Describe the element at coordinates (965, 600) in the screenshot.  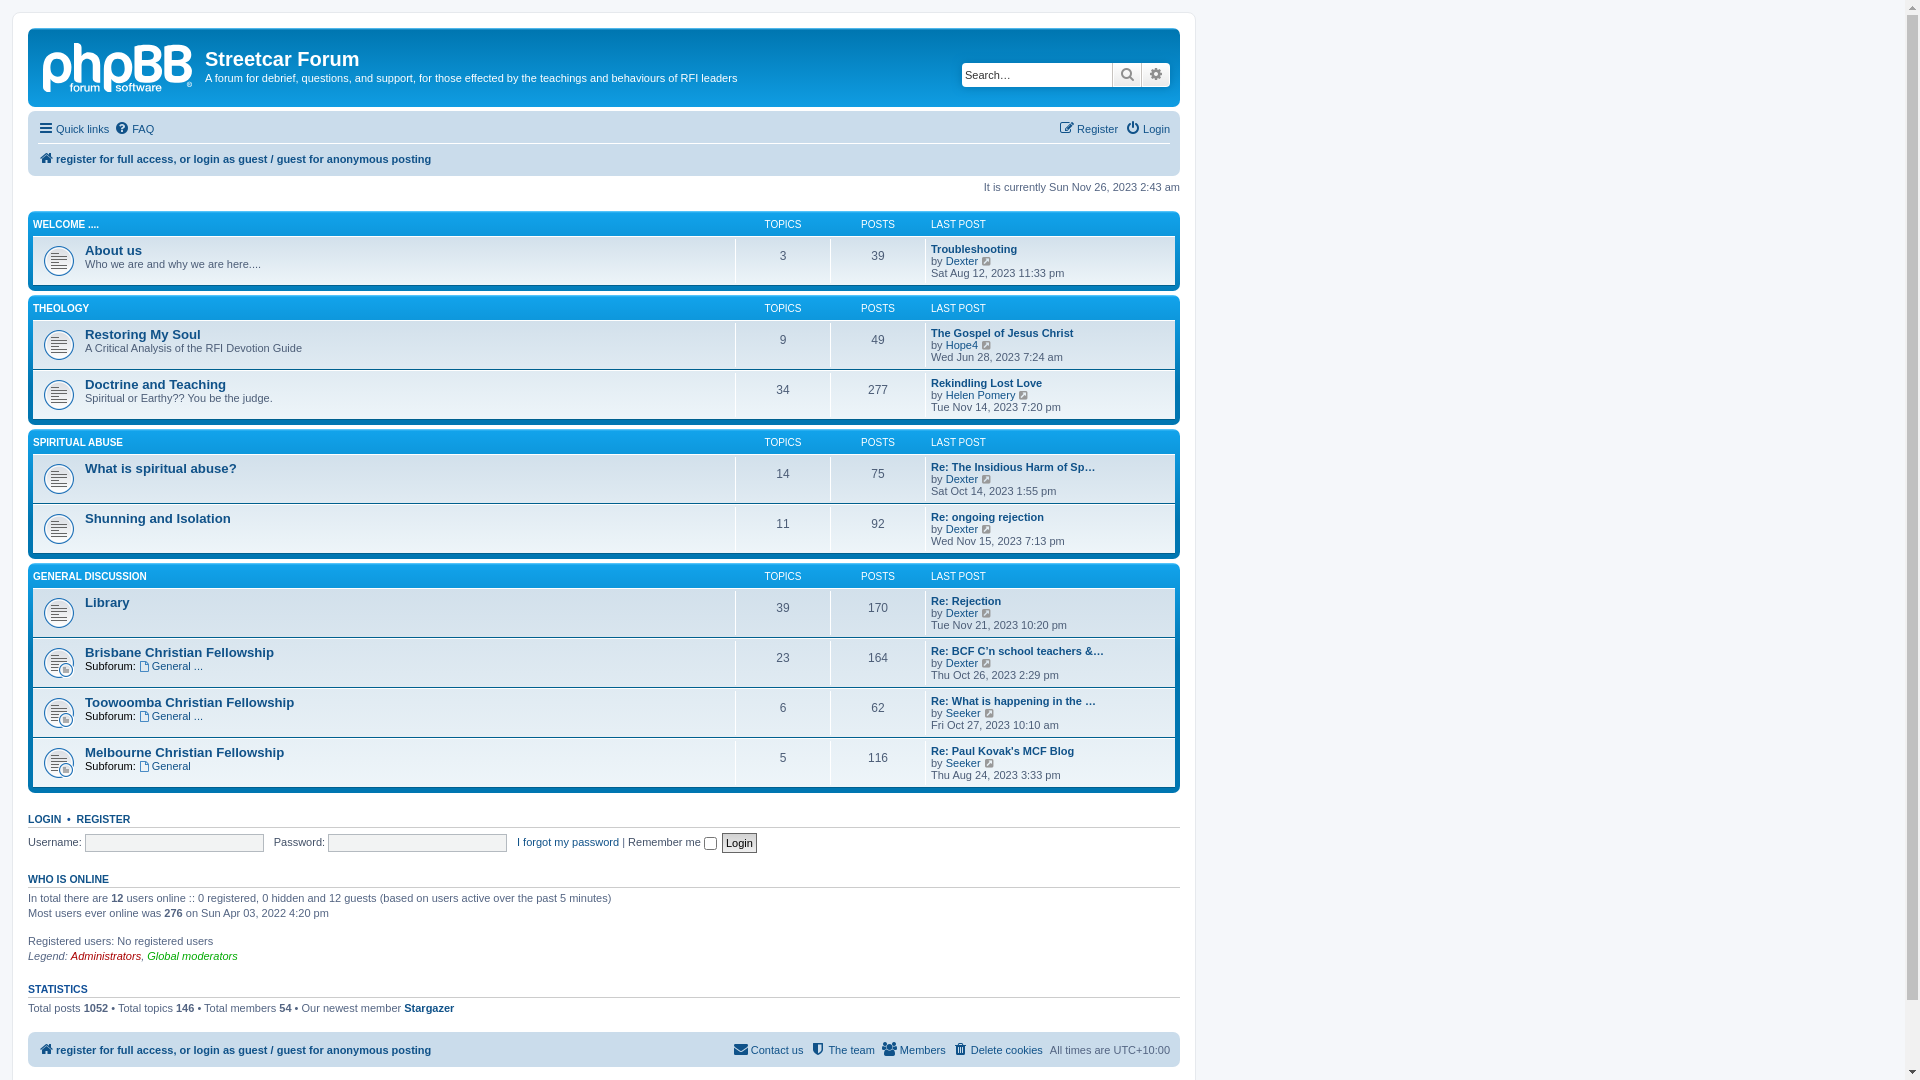
I see `'Re: Rejection'` at that location.